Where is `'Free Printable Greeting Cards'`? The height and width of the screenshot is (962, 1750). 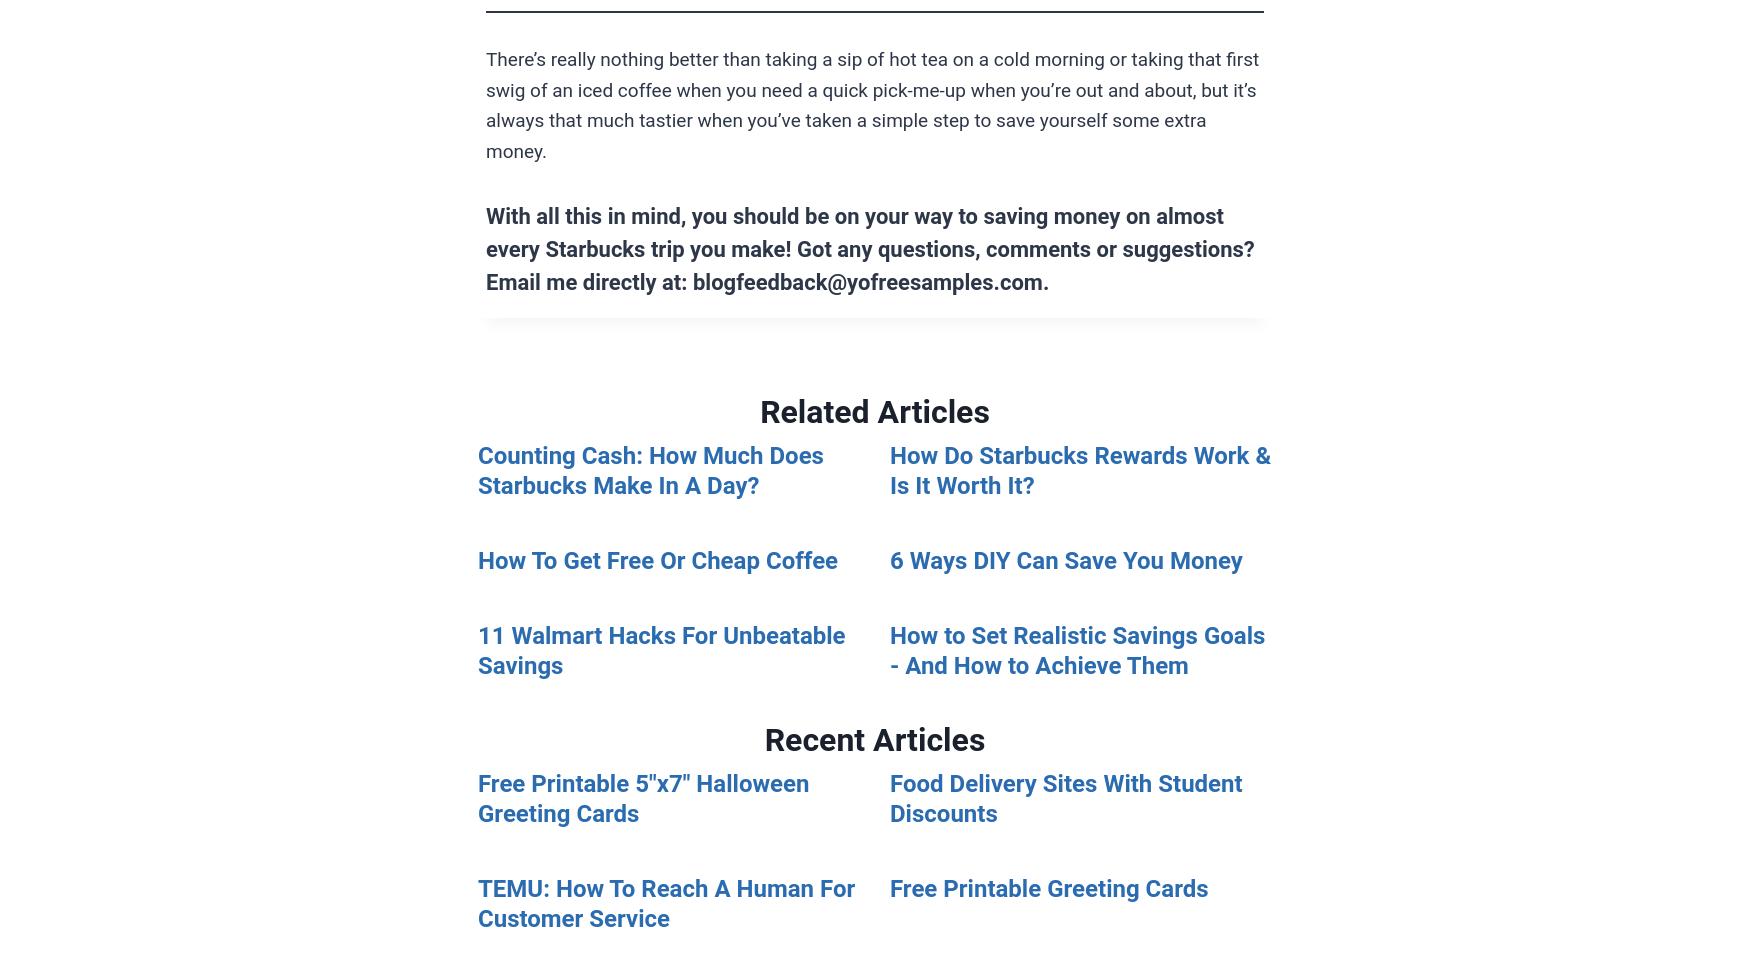 'Free Printable Greeting Cards' is located at coordinates (1047, 887).